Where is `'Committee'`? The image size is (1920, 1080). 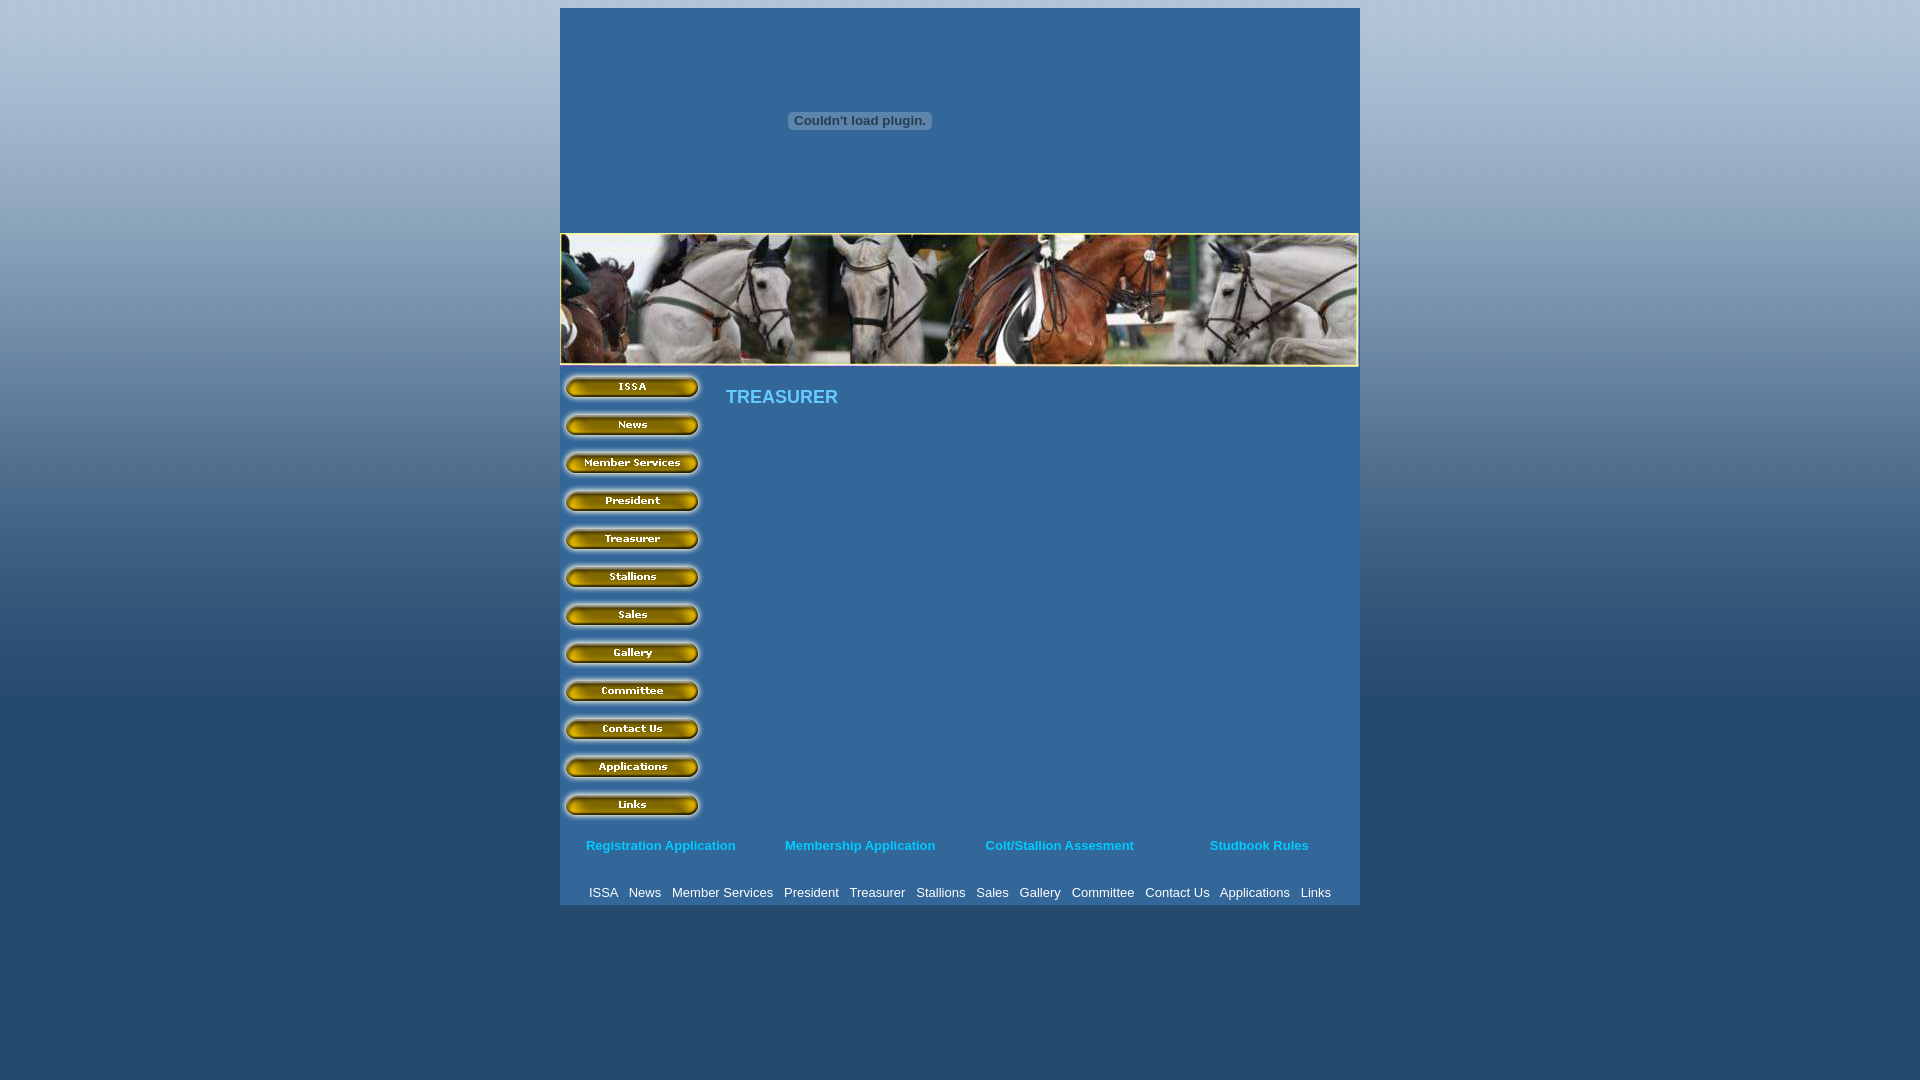
'Committee' is located at coordinates (560, 689).